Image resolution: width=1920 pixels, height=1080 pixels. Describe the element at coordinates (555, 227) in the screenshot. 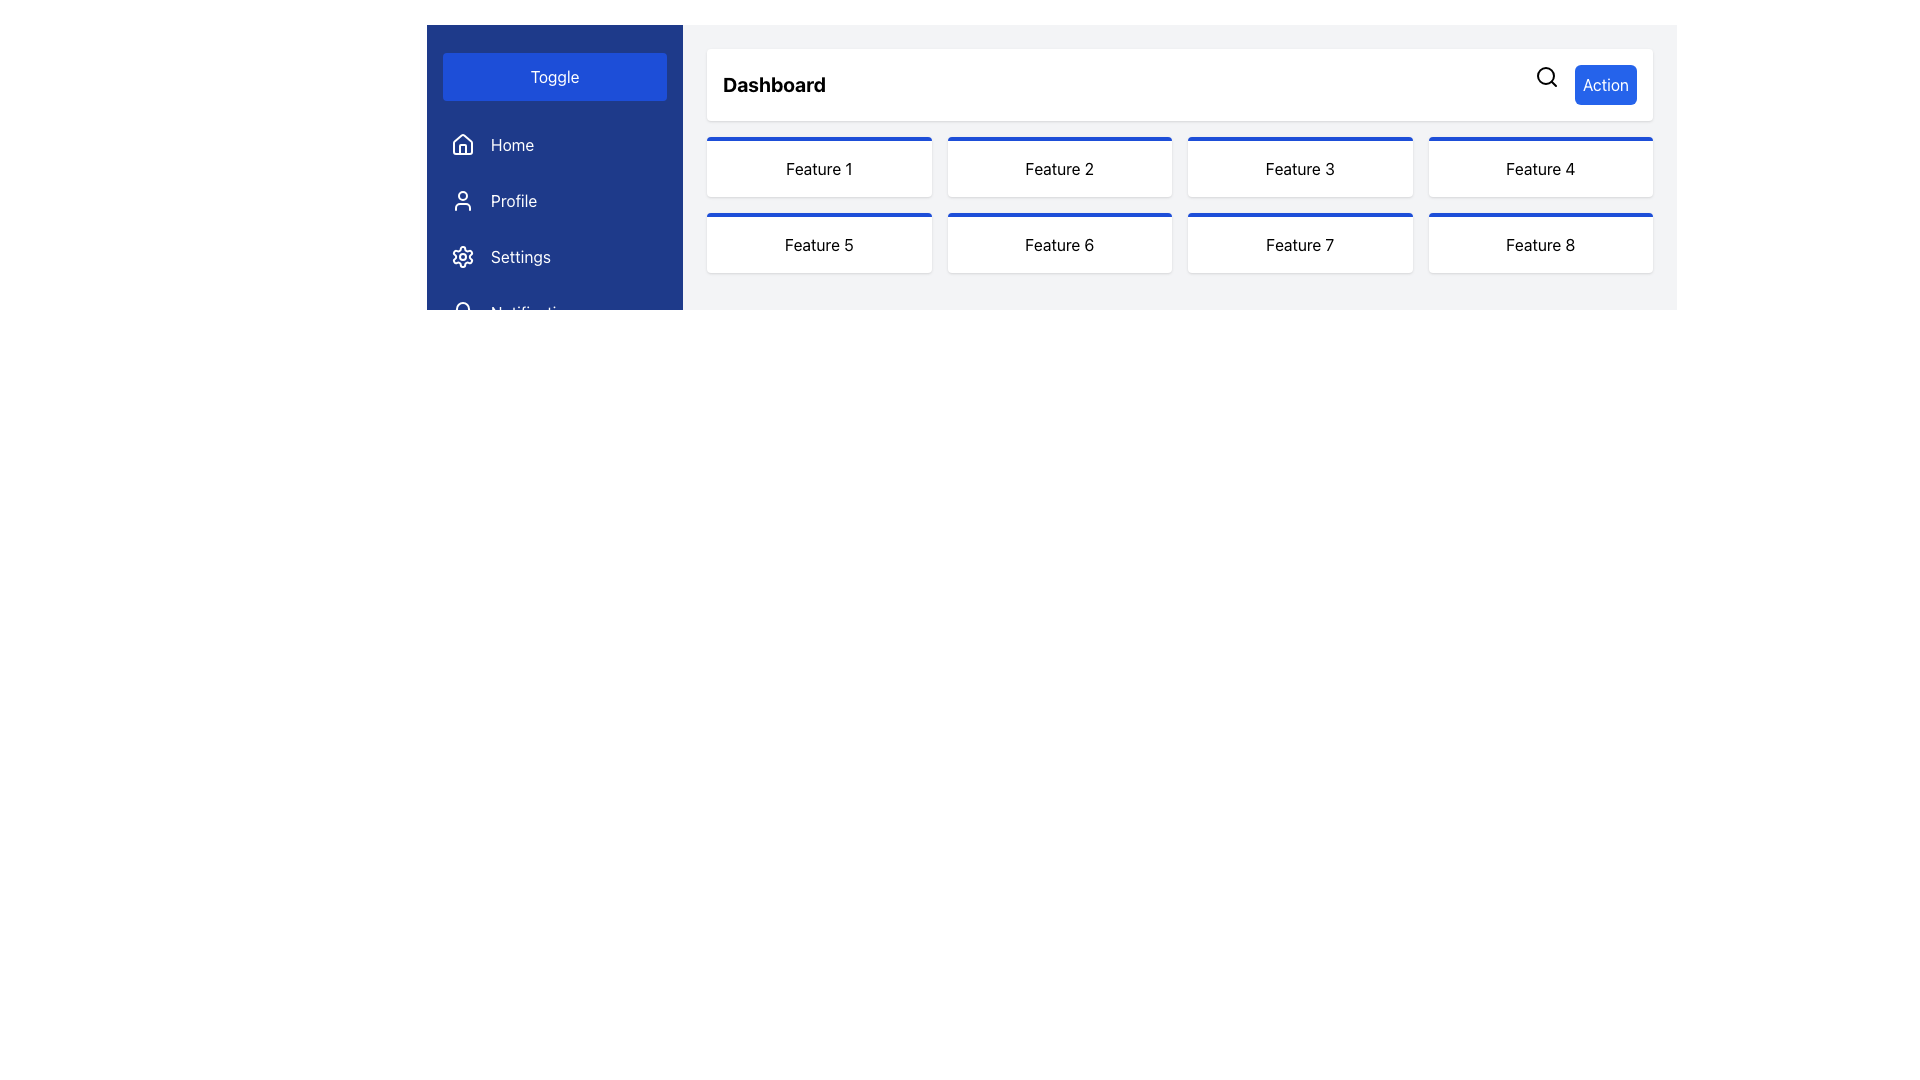

I see `the Navigation Button which is the third item in the vertical list of menu items titled 'Home', 'Profile', 'Settings', and 'Notifications' with a blue background` at that location.